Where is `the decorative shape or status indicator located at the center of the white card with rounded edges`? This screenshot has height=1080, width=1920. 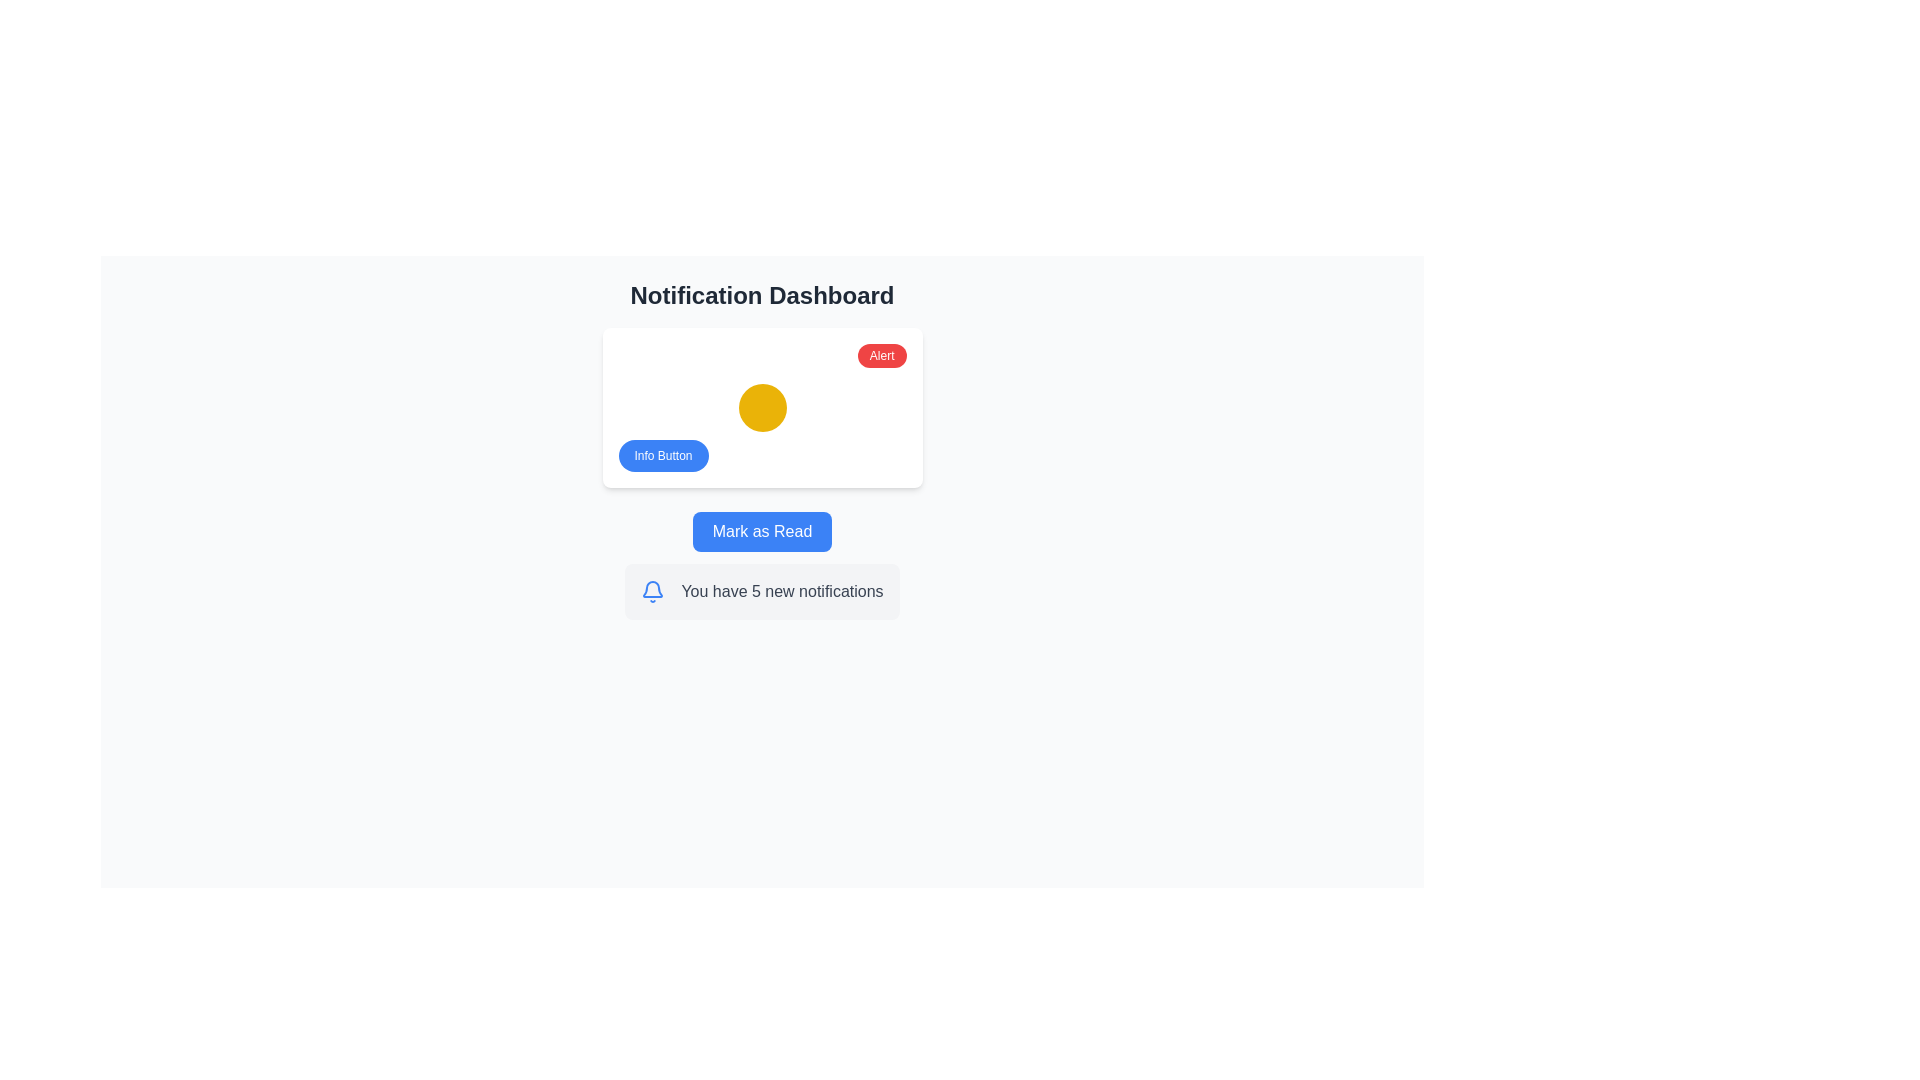
the decorative shape or status indicator located at the center of the white card with rounded edges is located at coordinates (761, 407).